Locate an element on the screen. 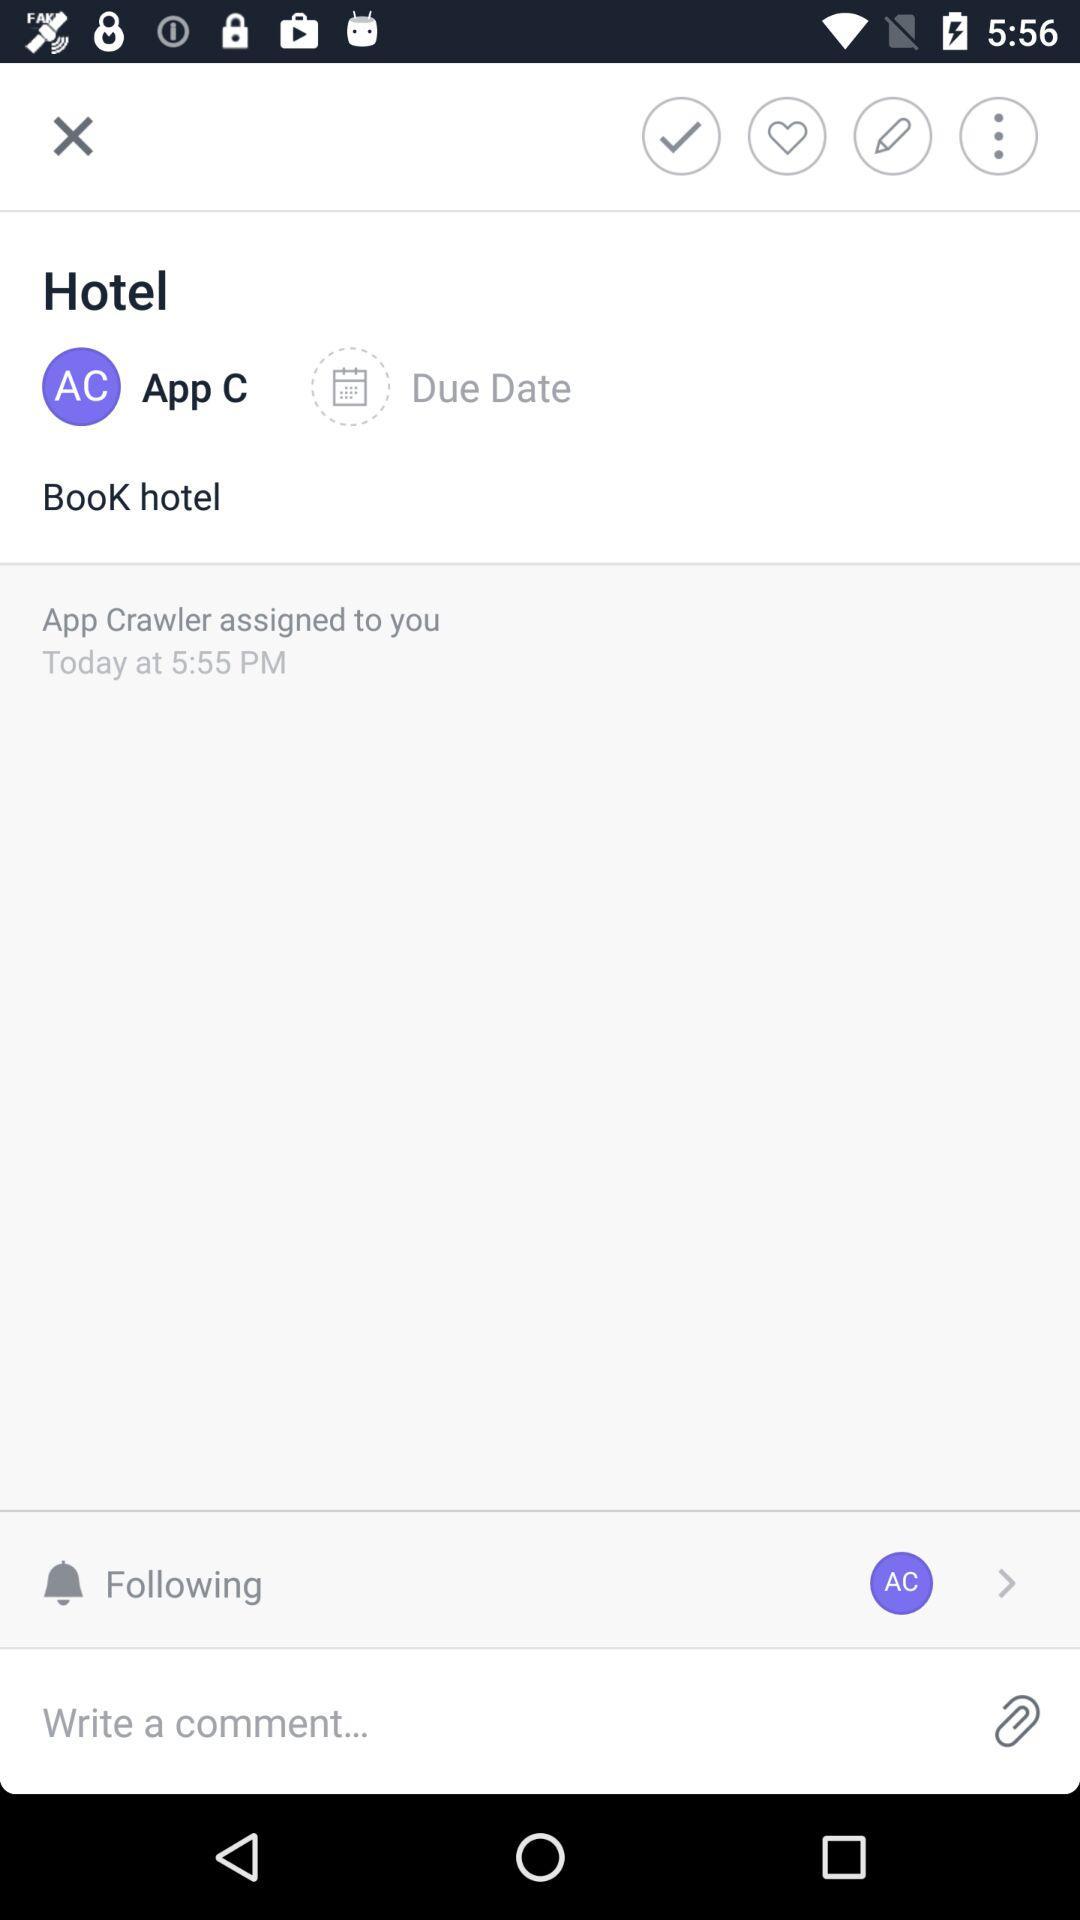 This screenshot has height=1920, width=1080. the item next to ac is located at coordinates (1006, 1582).